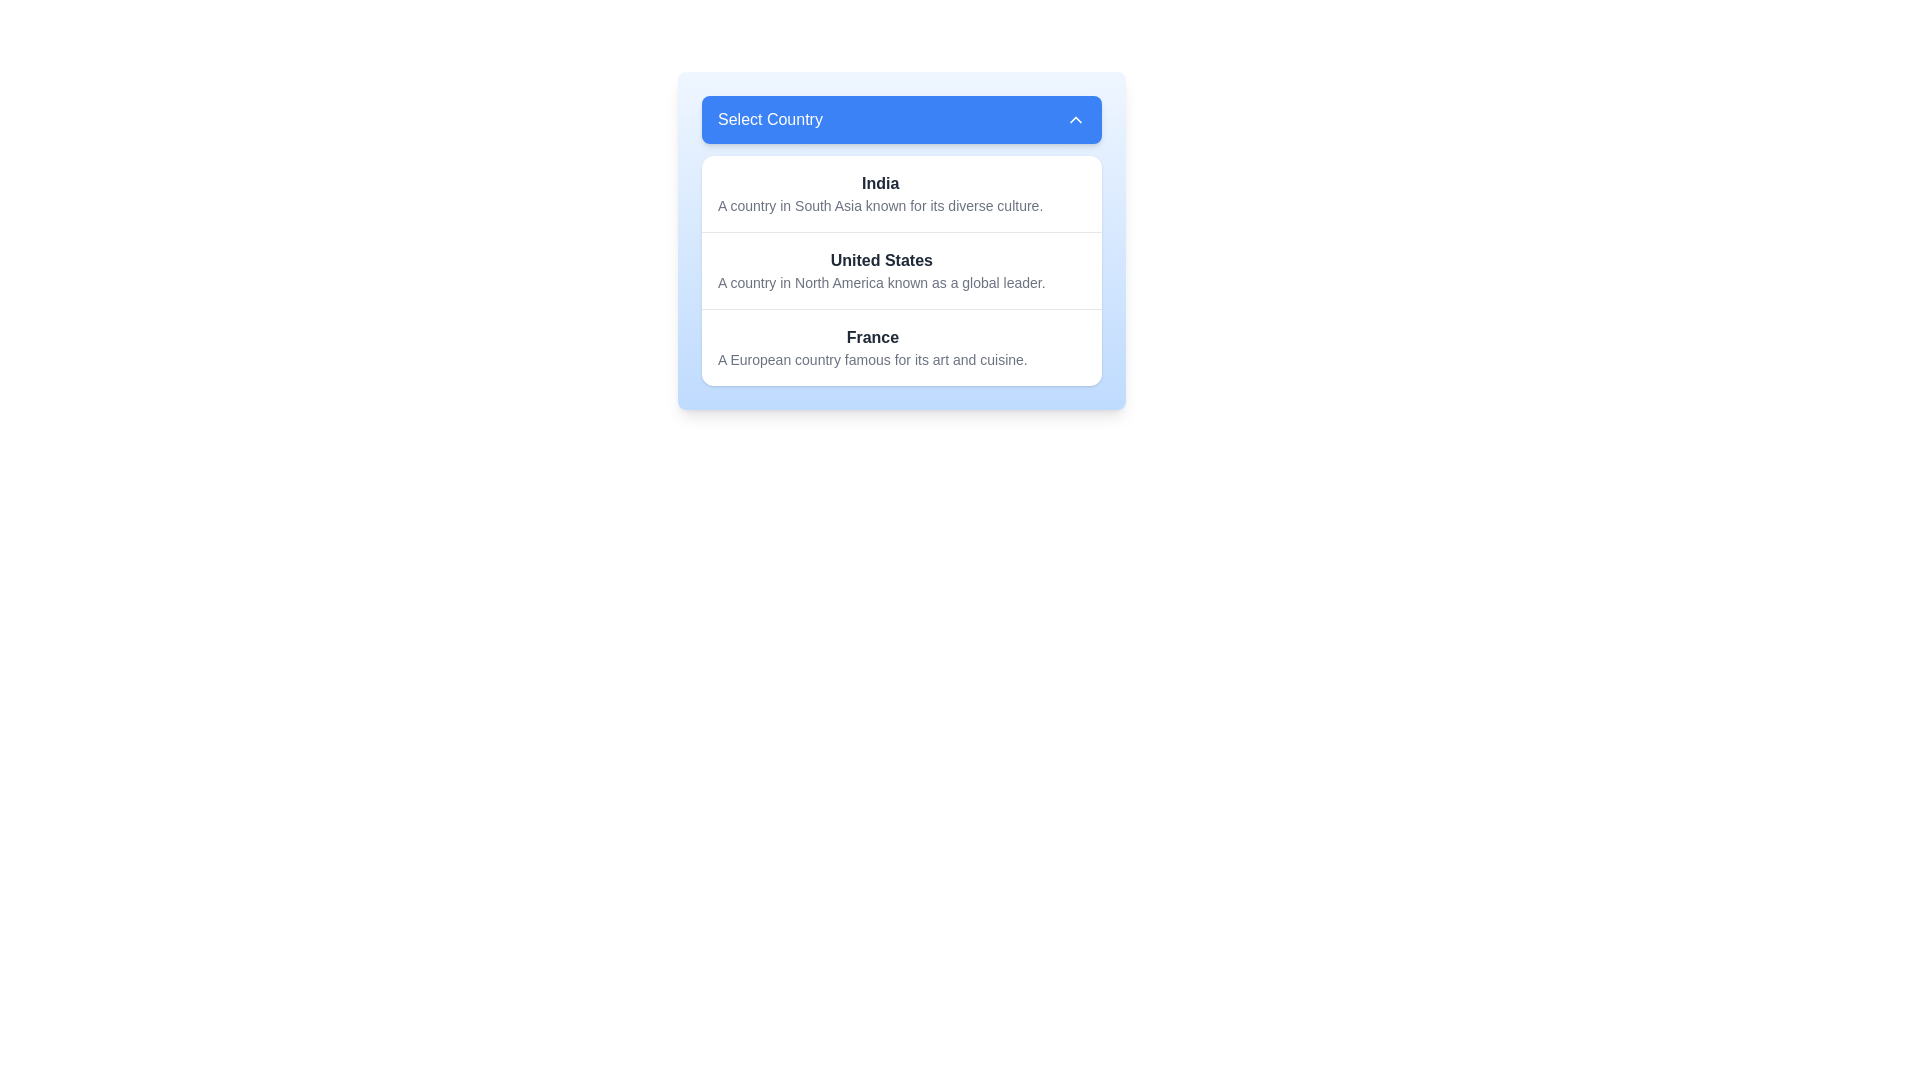  What do you see at coordinates (901, 193) in the screenshot?
I see `the selectable country list item named 'India'` at bounding box center [901, 193].